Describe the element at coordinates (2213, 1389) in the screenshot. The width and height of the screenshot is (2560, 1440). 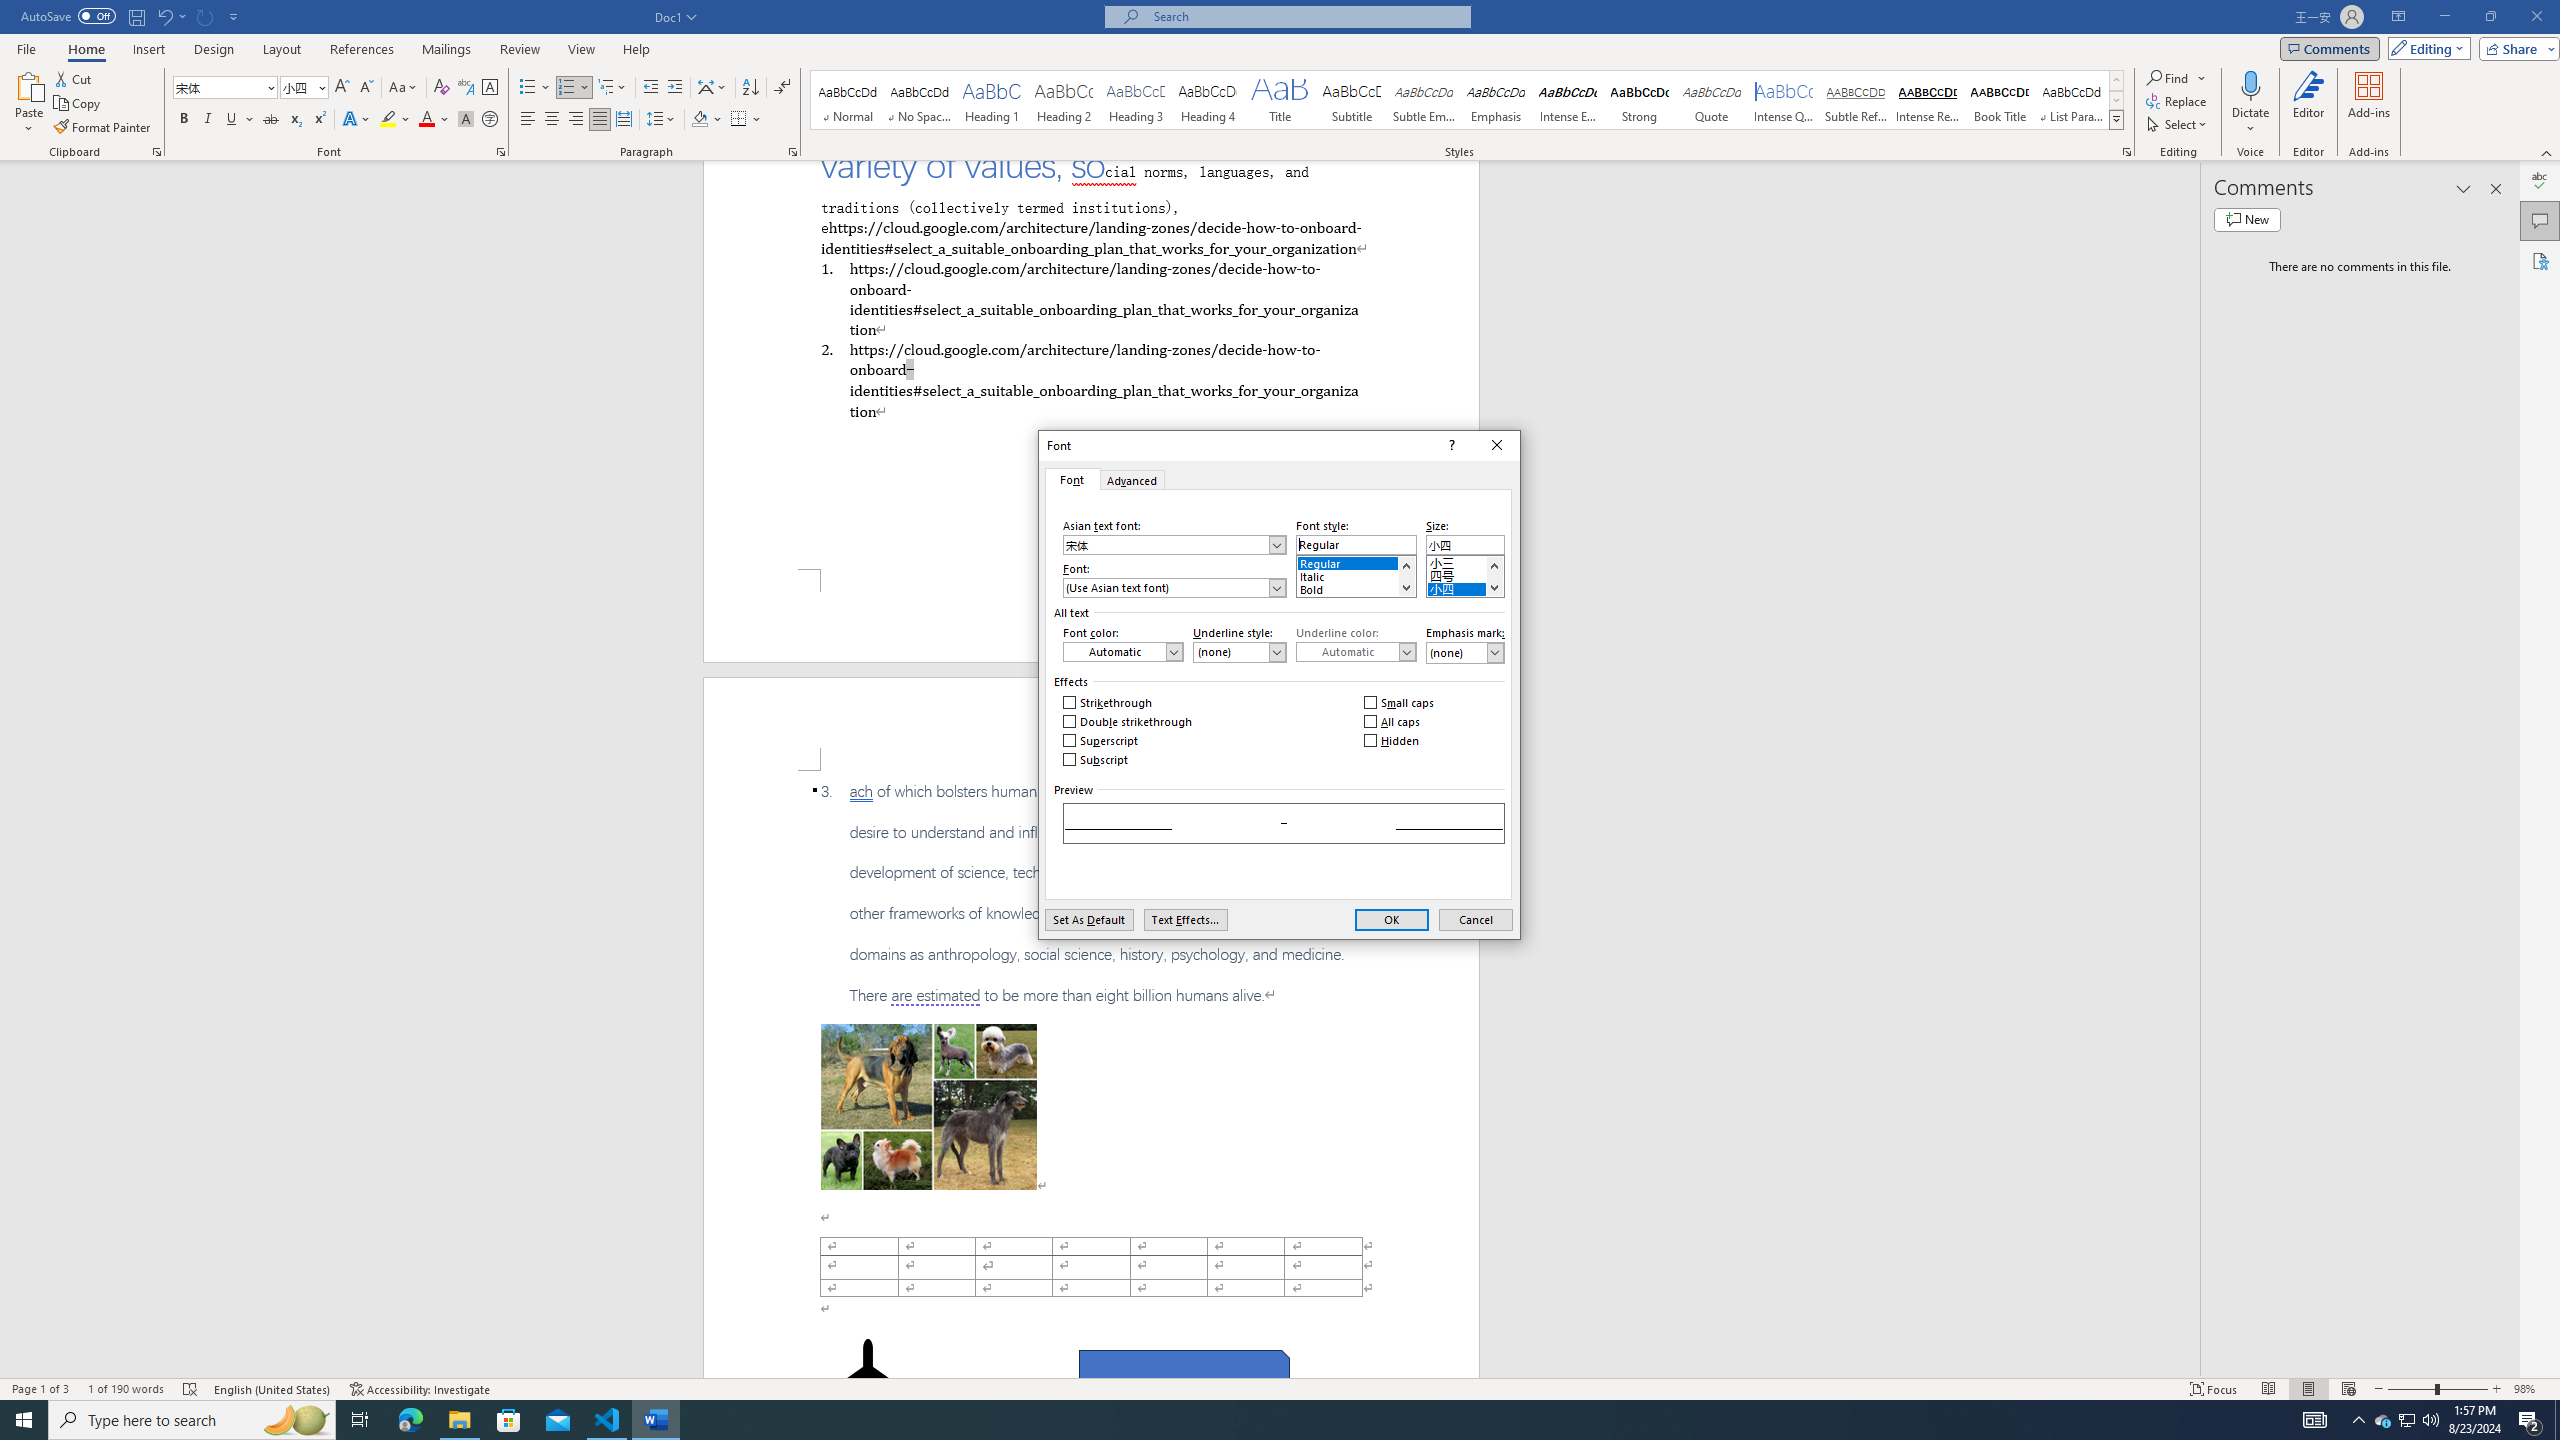
I see `'Focus '` at that location.